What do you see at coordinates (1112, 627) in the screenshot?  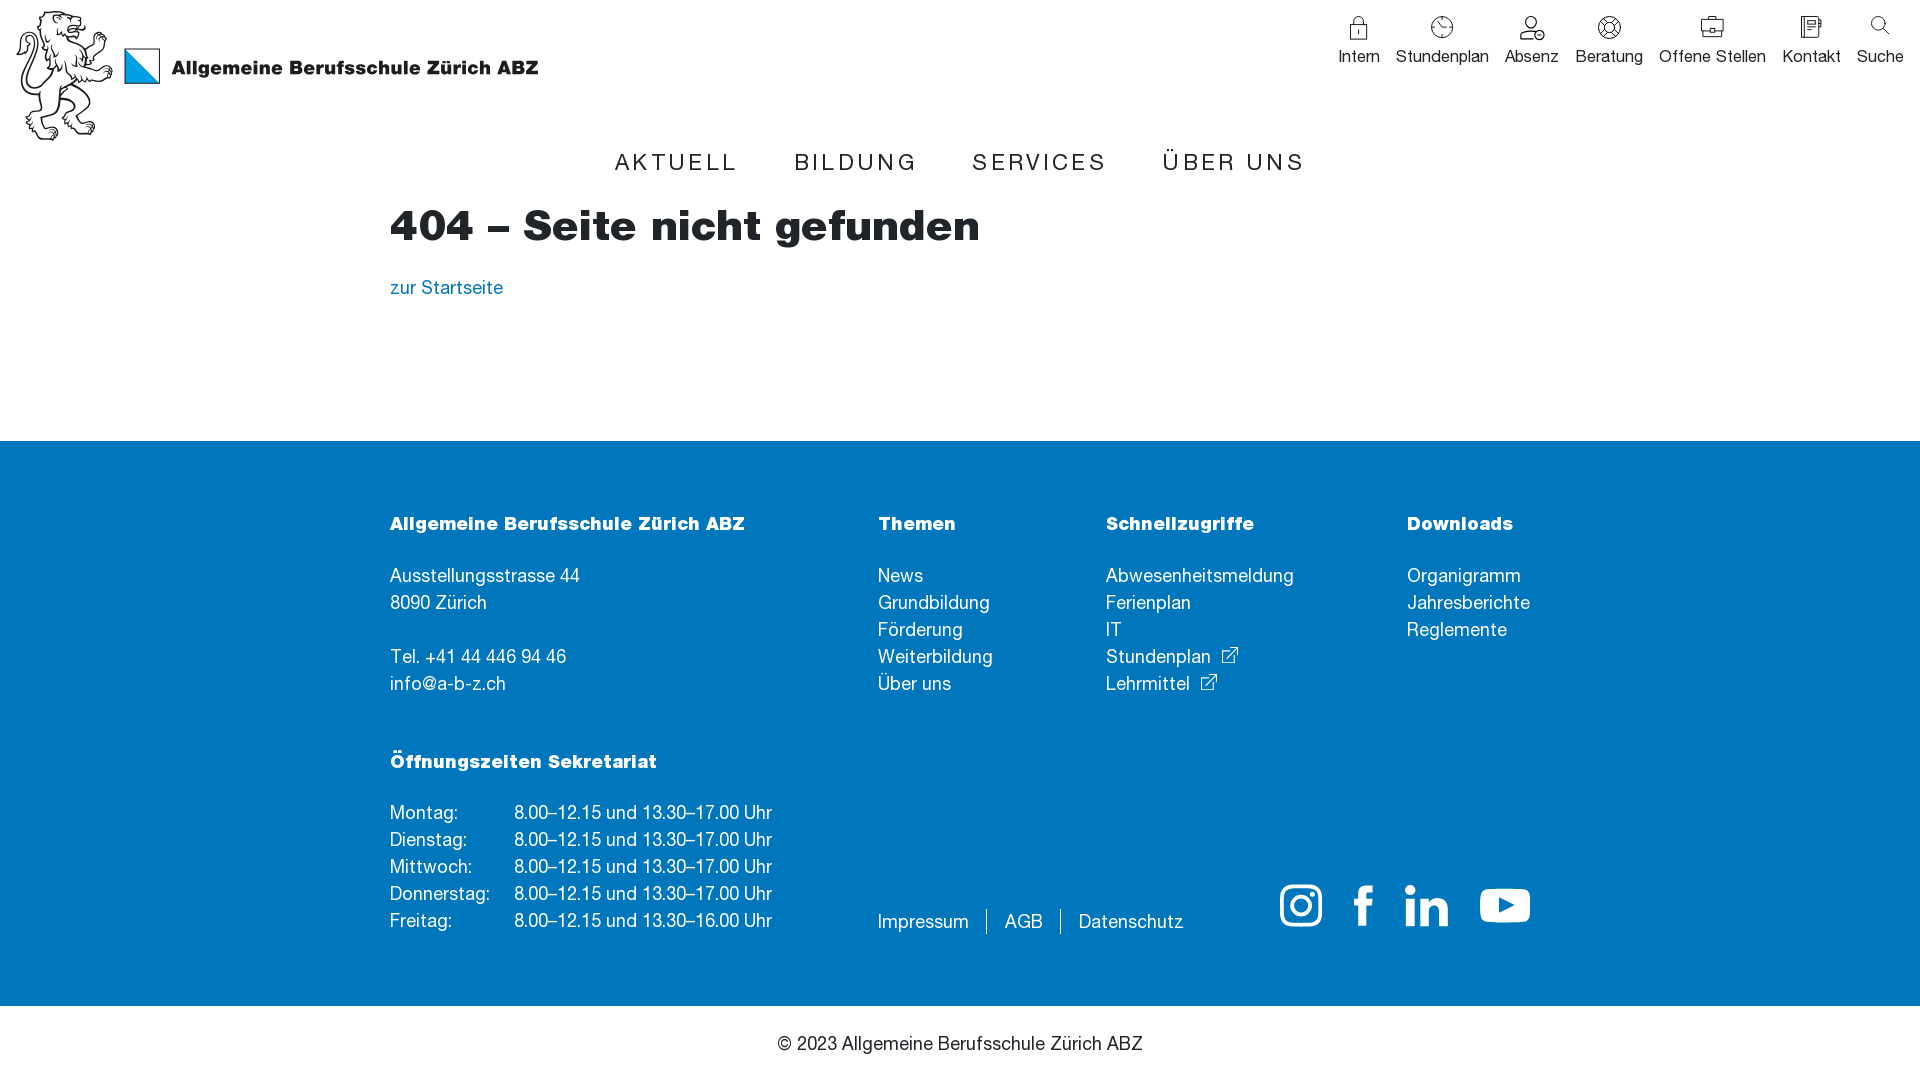 I see `'IT'` at bounding box center [1112, 627].